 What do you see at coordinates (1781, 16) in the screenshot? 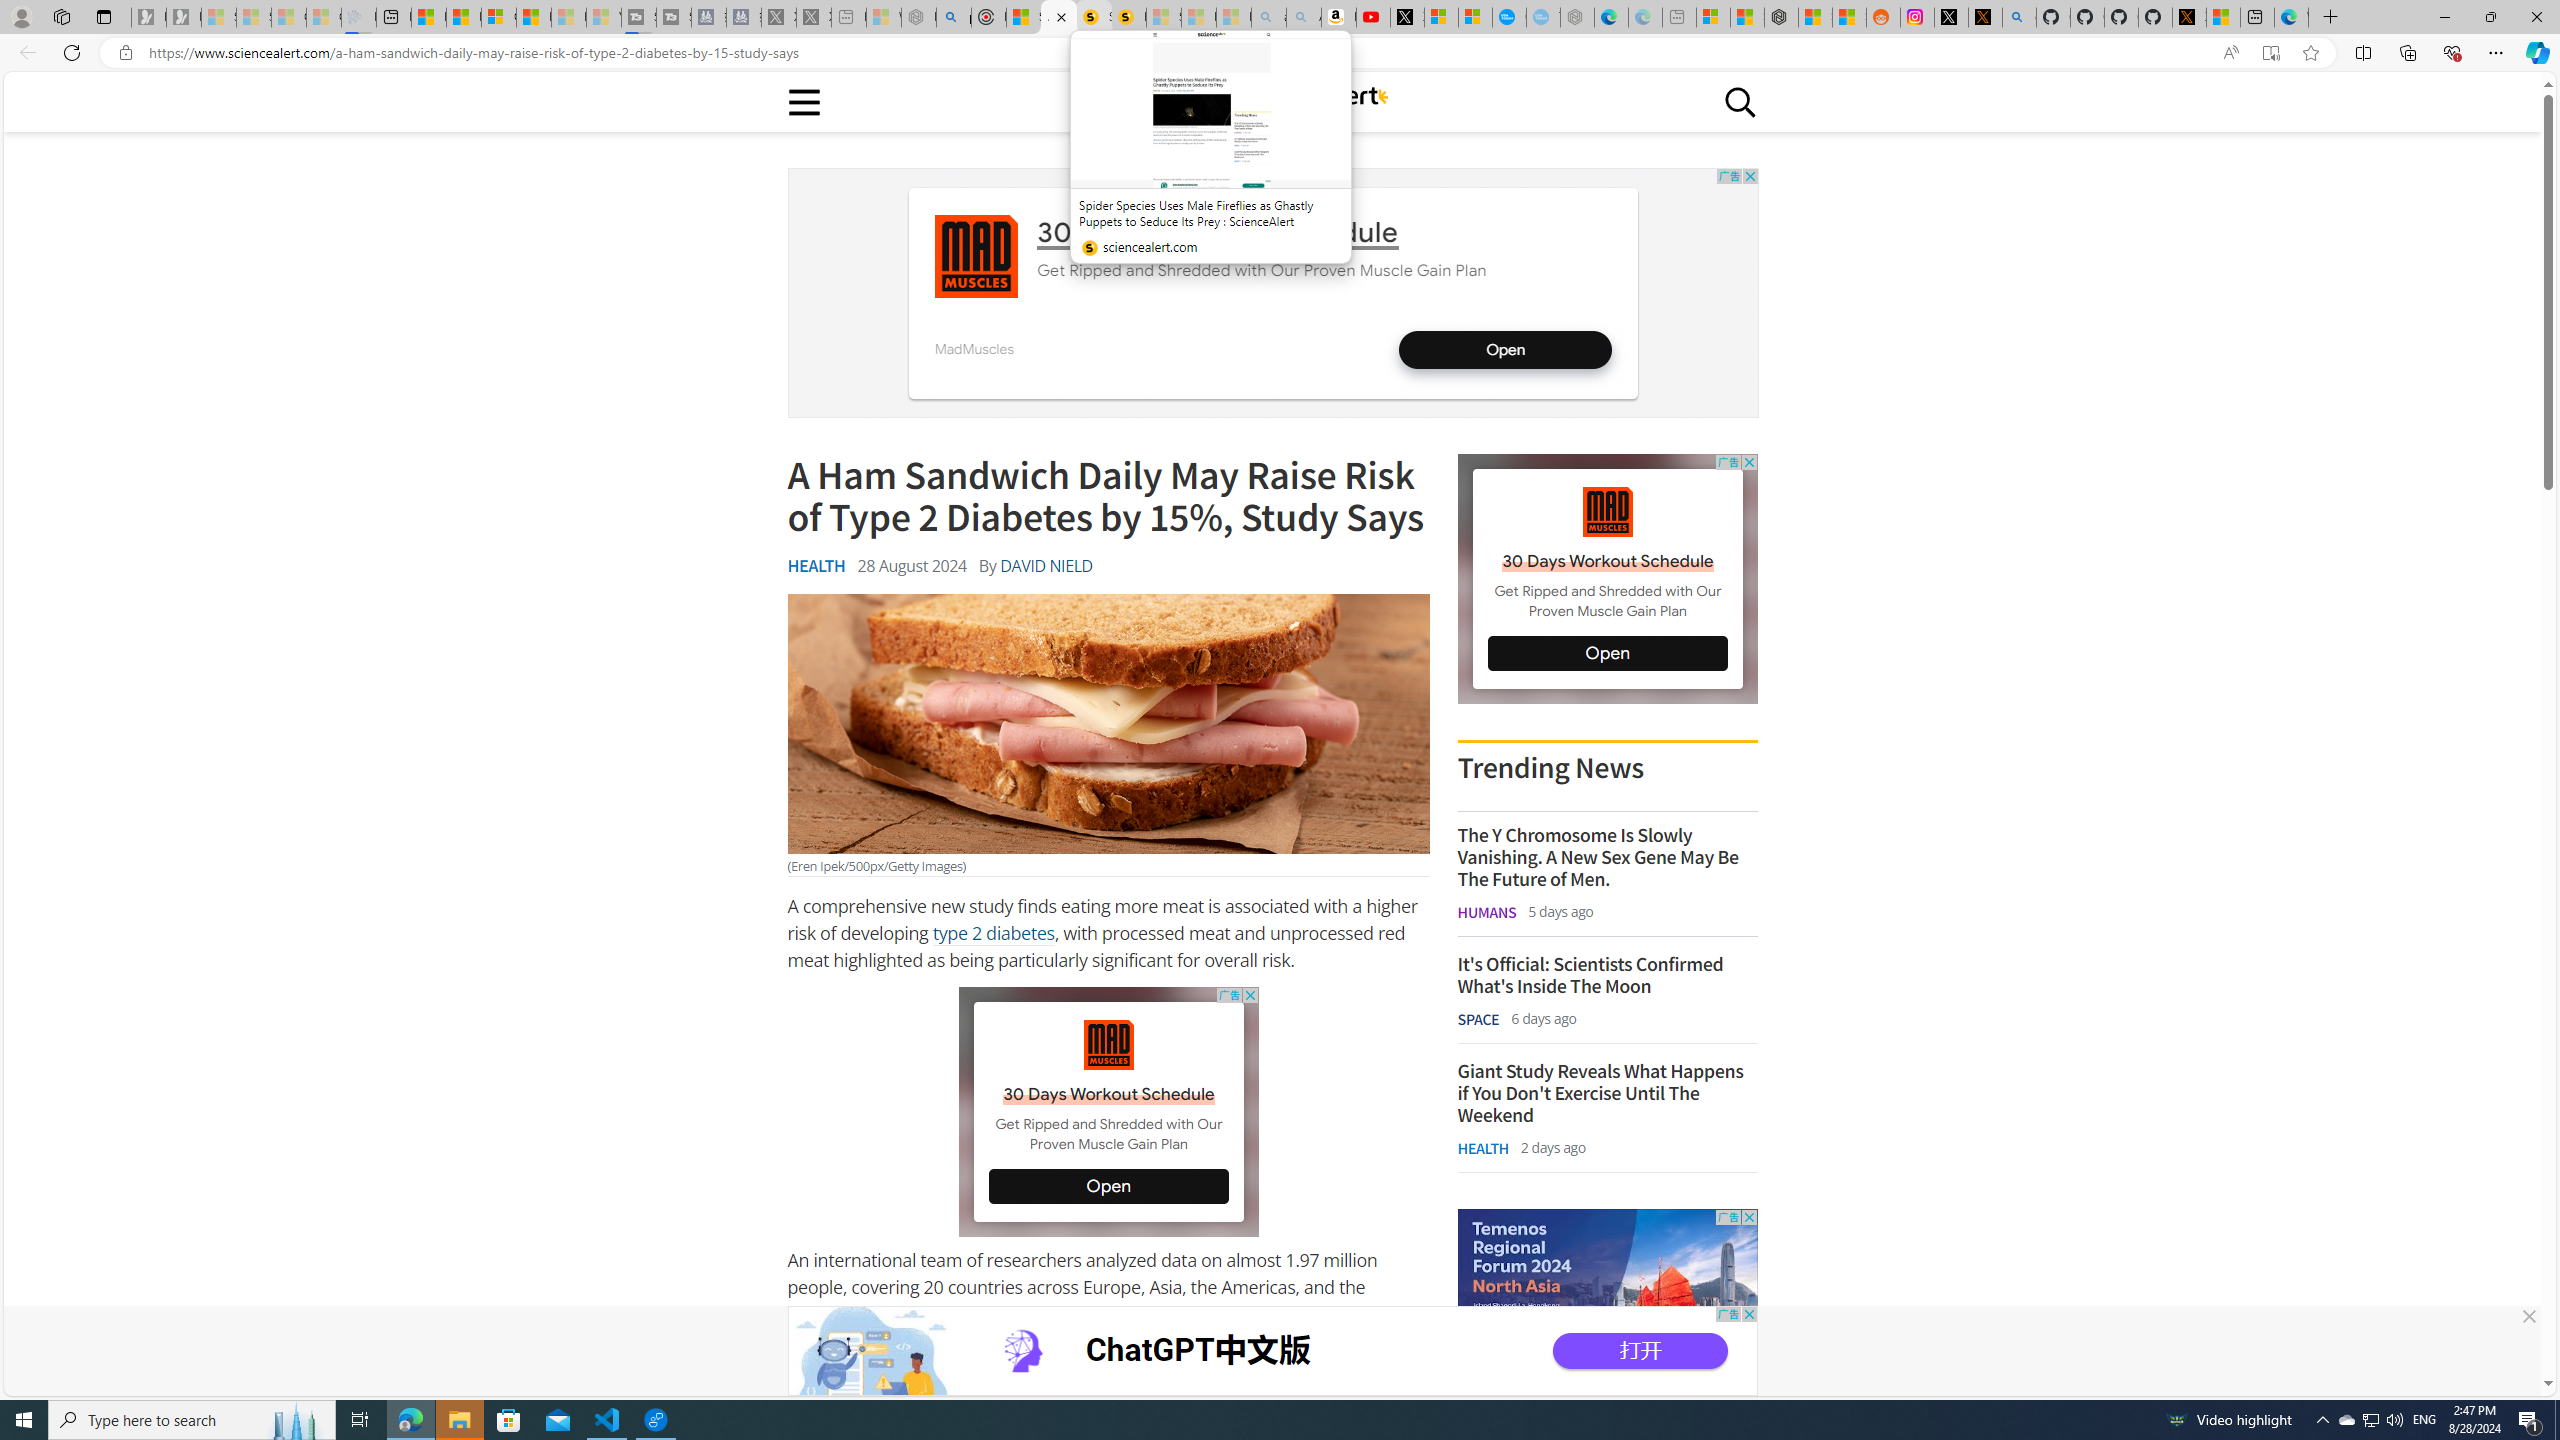
I see `'Nordace - Duffels'` at bounding box center [1781, 16].